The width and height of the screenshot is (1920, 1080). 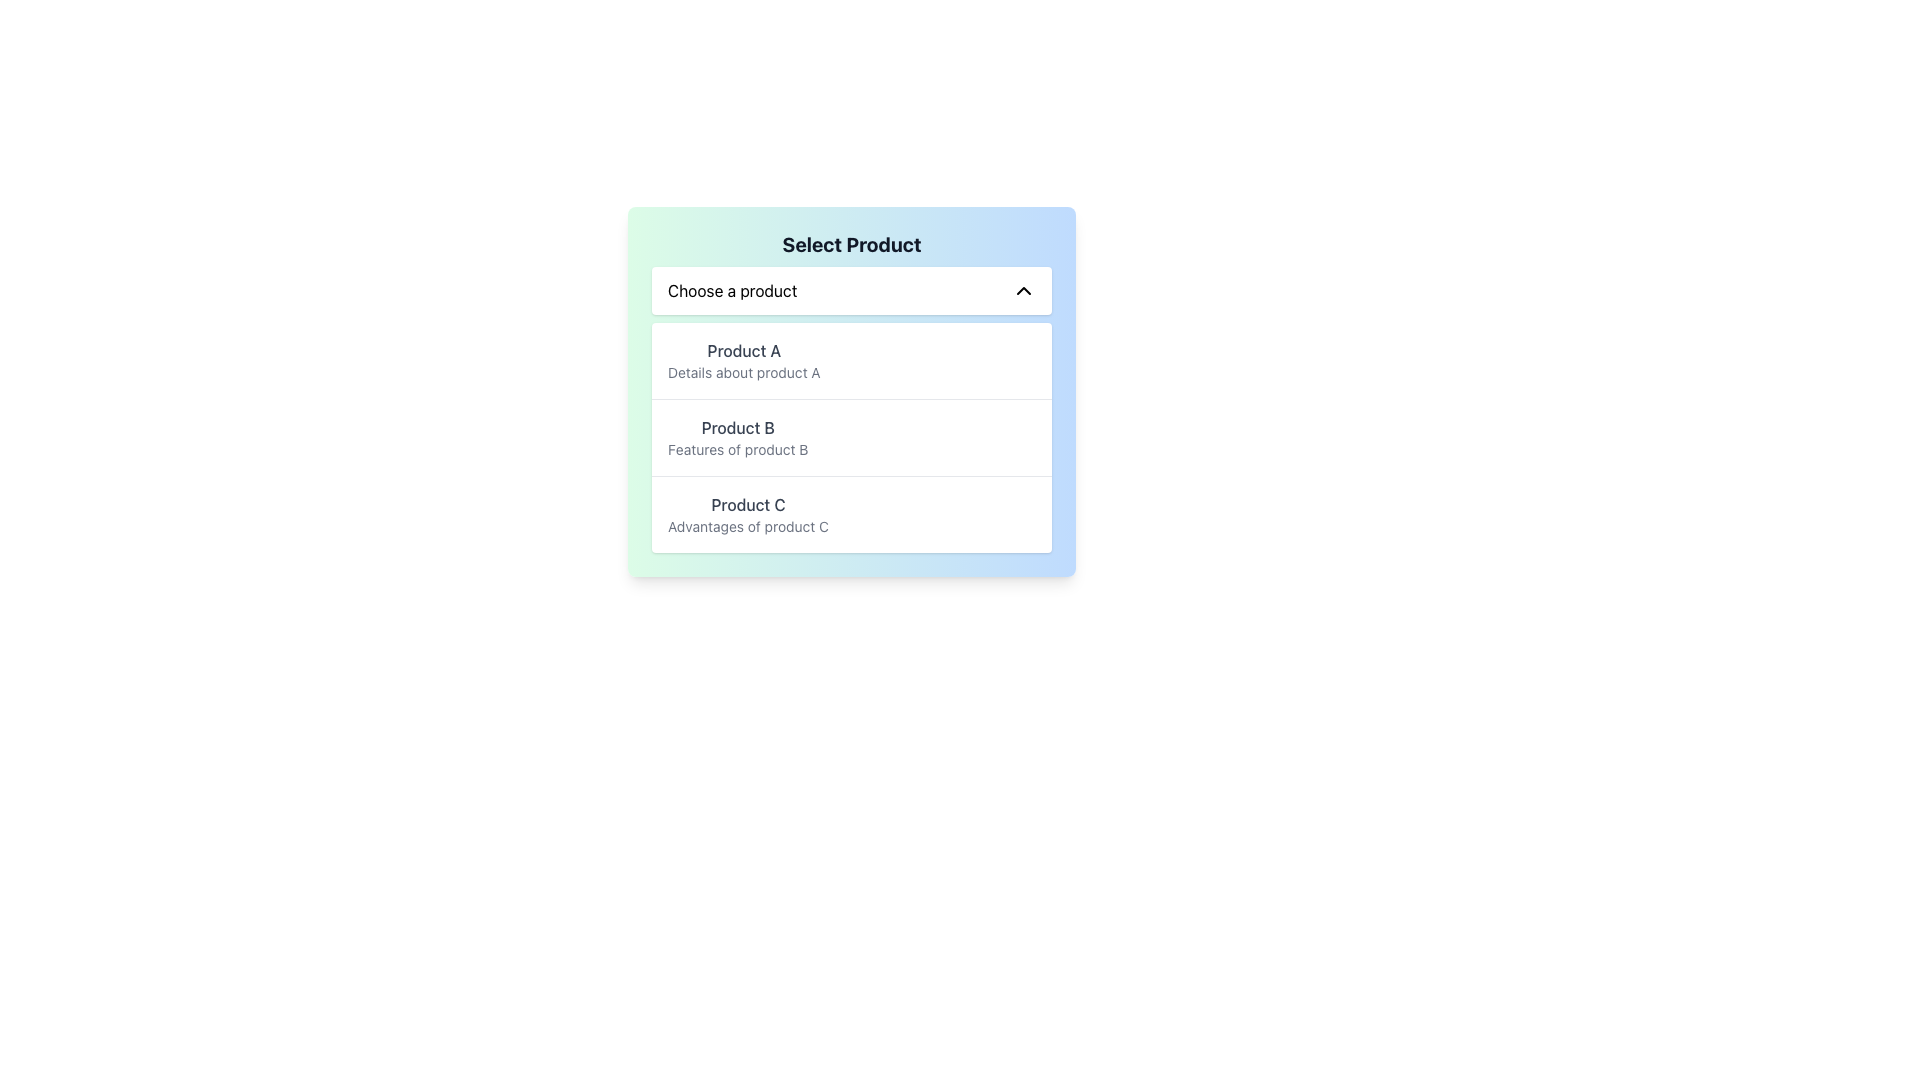 What do you see at coordinates (851, 437) in the screenshot?
I see `the 'Product B' list item element, which is the second segment of a dropdown menu below the title 'Select Product'` at bounding box center [851, 437].